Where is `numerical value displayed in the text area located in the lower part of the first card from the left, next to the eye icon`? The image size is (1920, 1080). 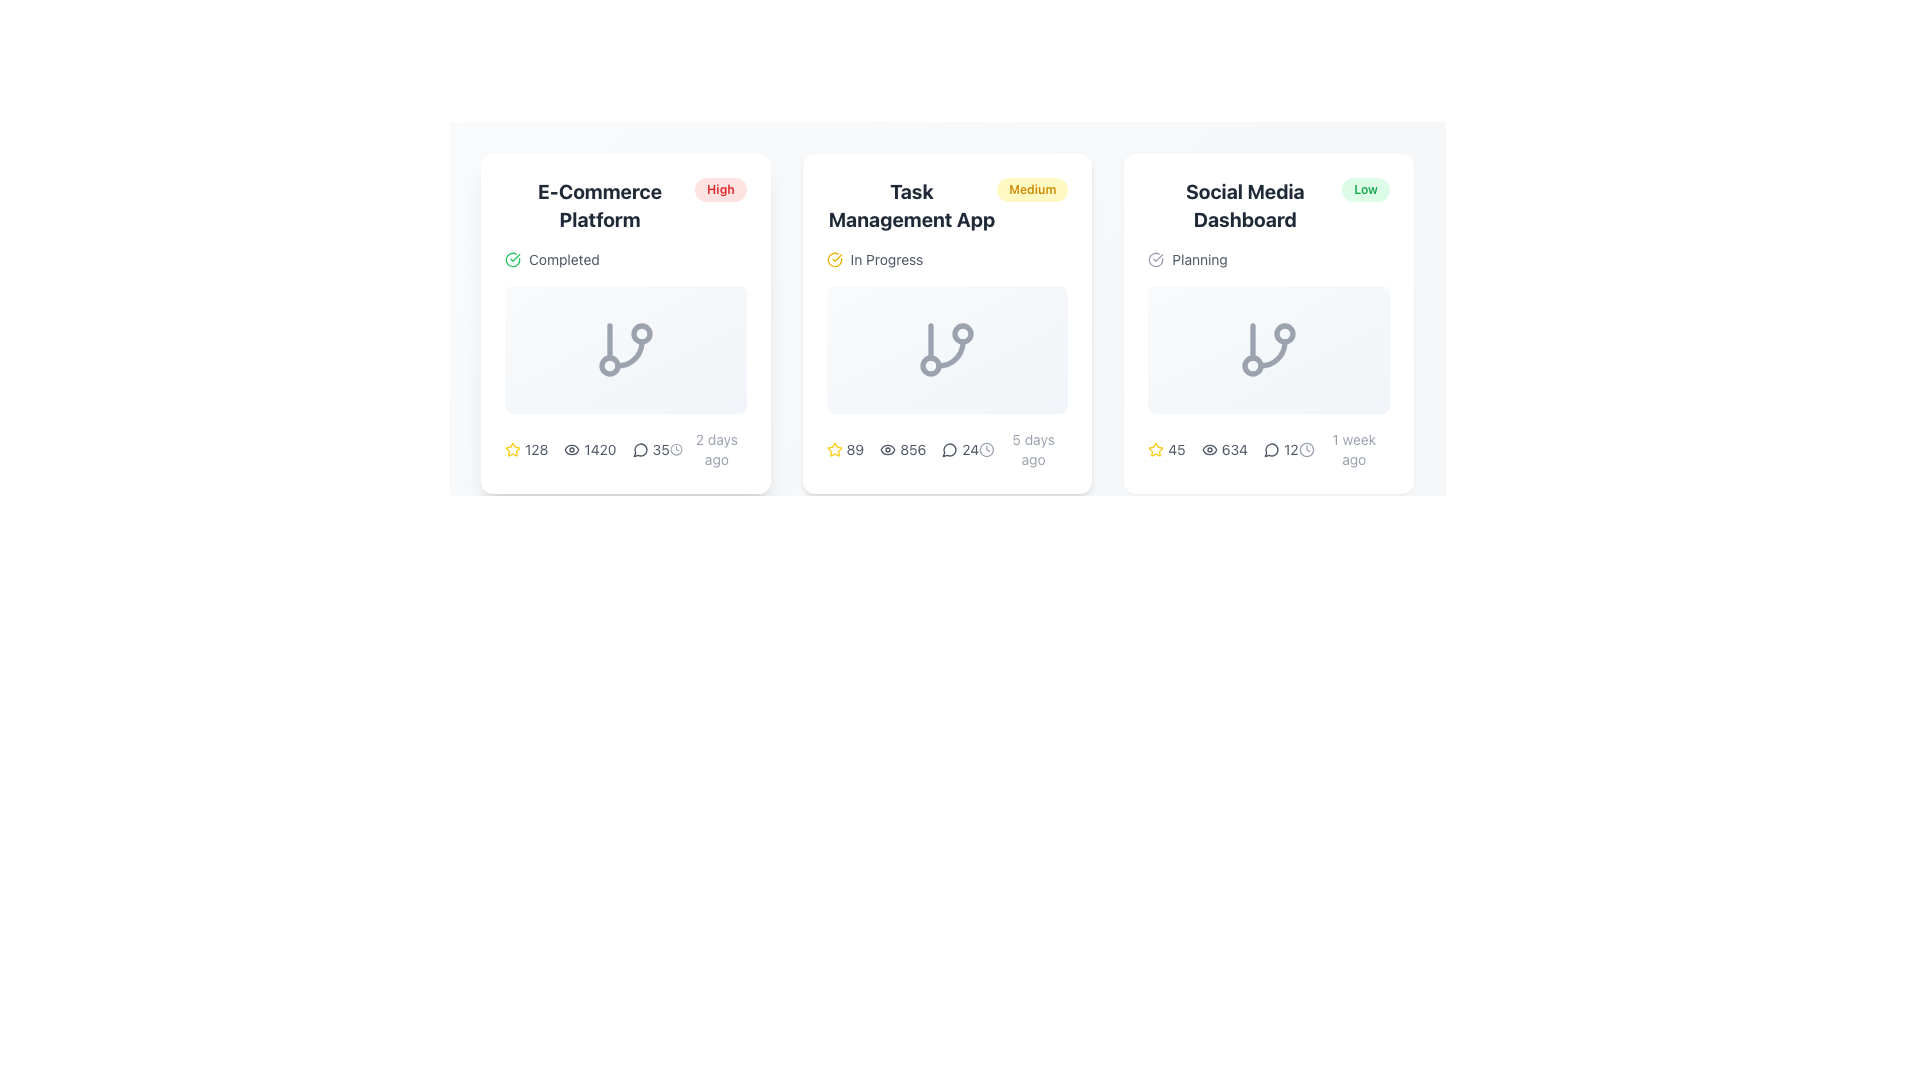
numerical value displayed in the text area located in the lower part of the first card from the left, next to the eye icon is located at coordinates (599, 450).